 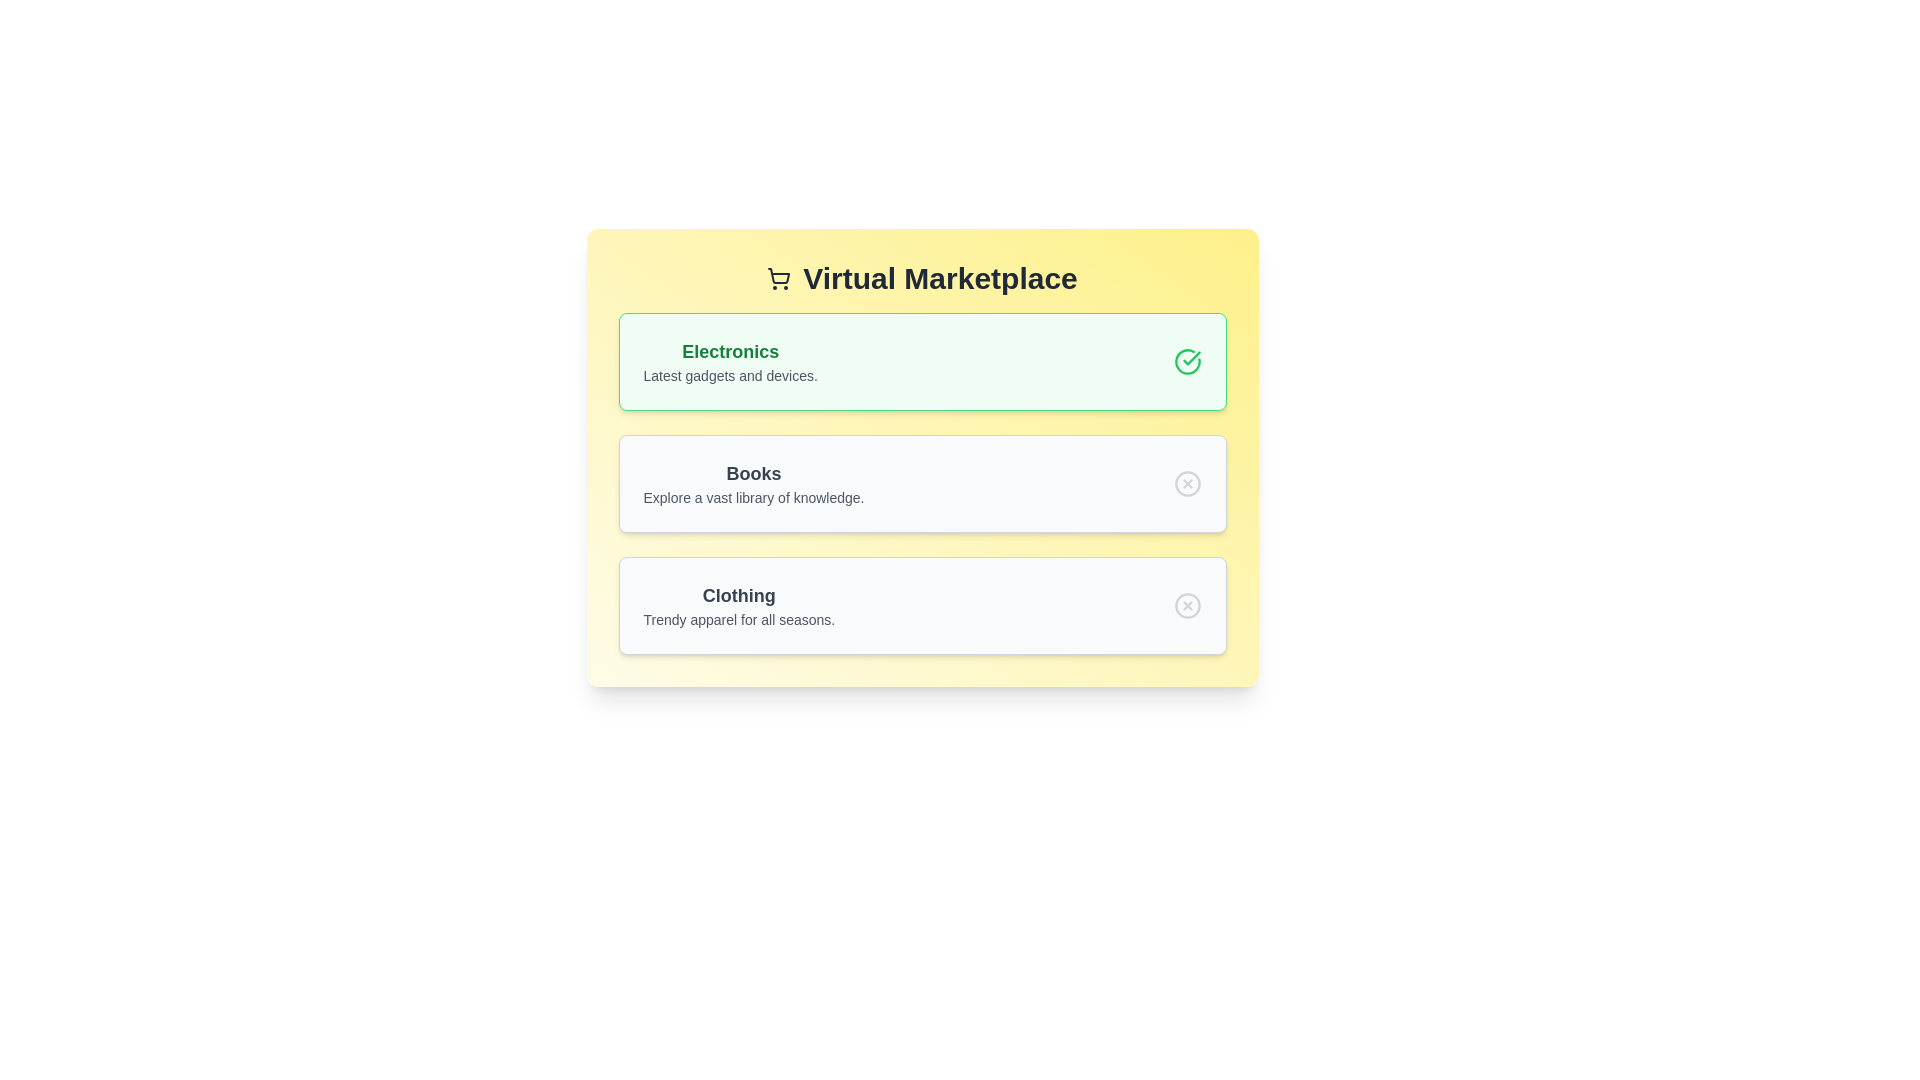 What do you see at coordinates (921, 362) in the screenshot?
I see `the category Electronics by clicking on it` at bounding box center [921, 362].